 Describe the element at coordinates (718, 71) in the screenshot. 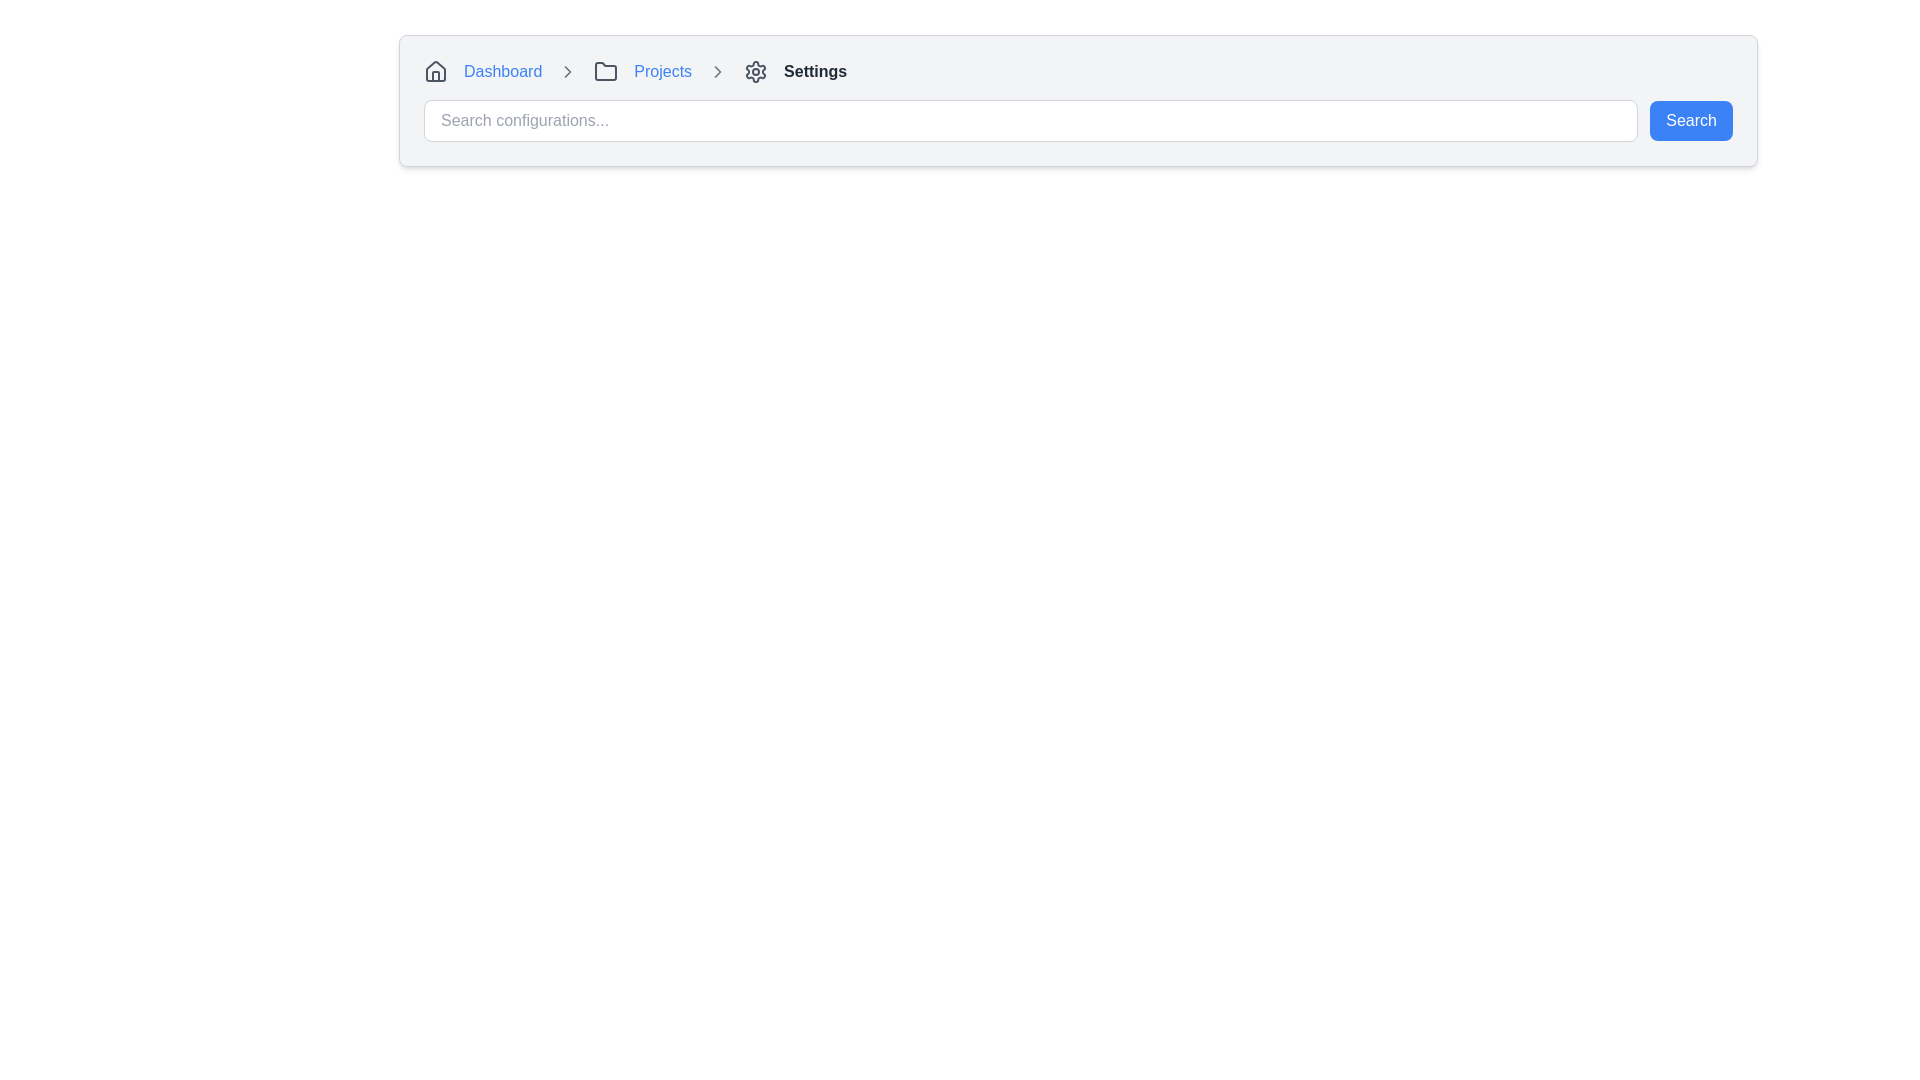

I see `the rightward-facing gray chevron icon in the breadcrumb navigation, located between the 'Projects' and 'Settings' links` at that location.